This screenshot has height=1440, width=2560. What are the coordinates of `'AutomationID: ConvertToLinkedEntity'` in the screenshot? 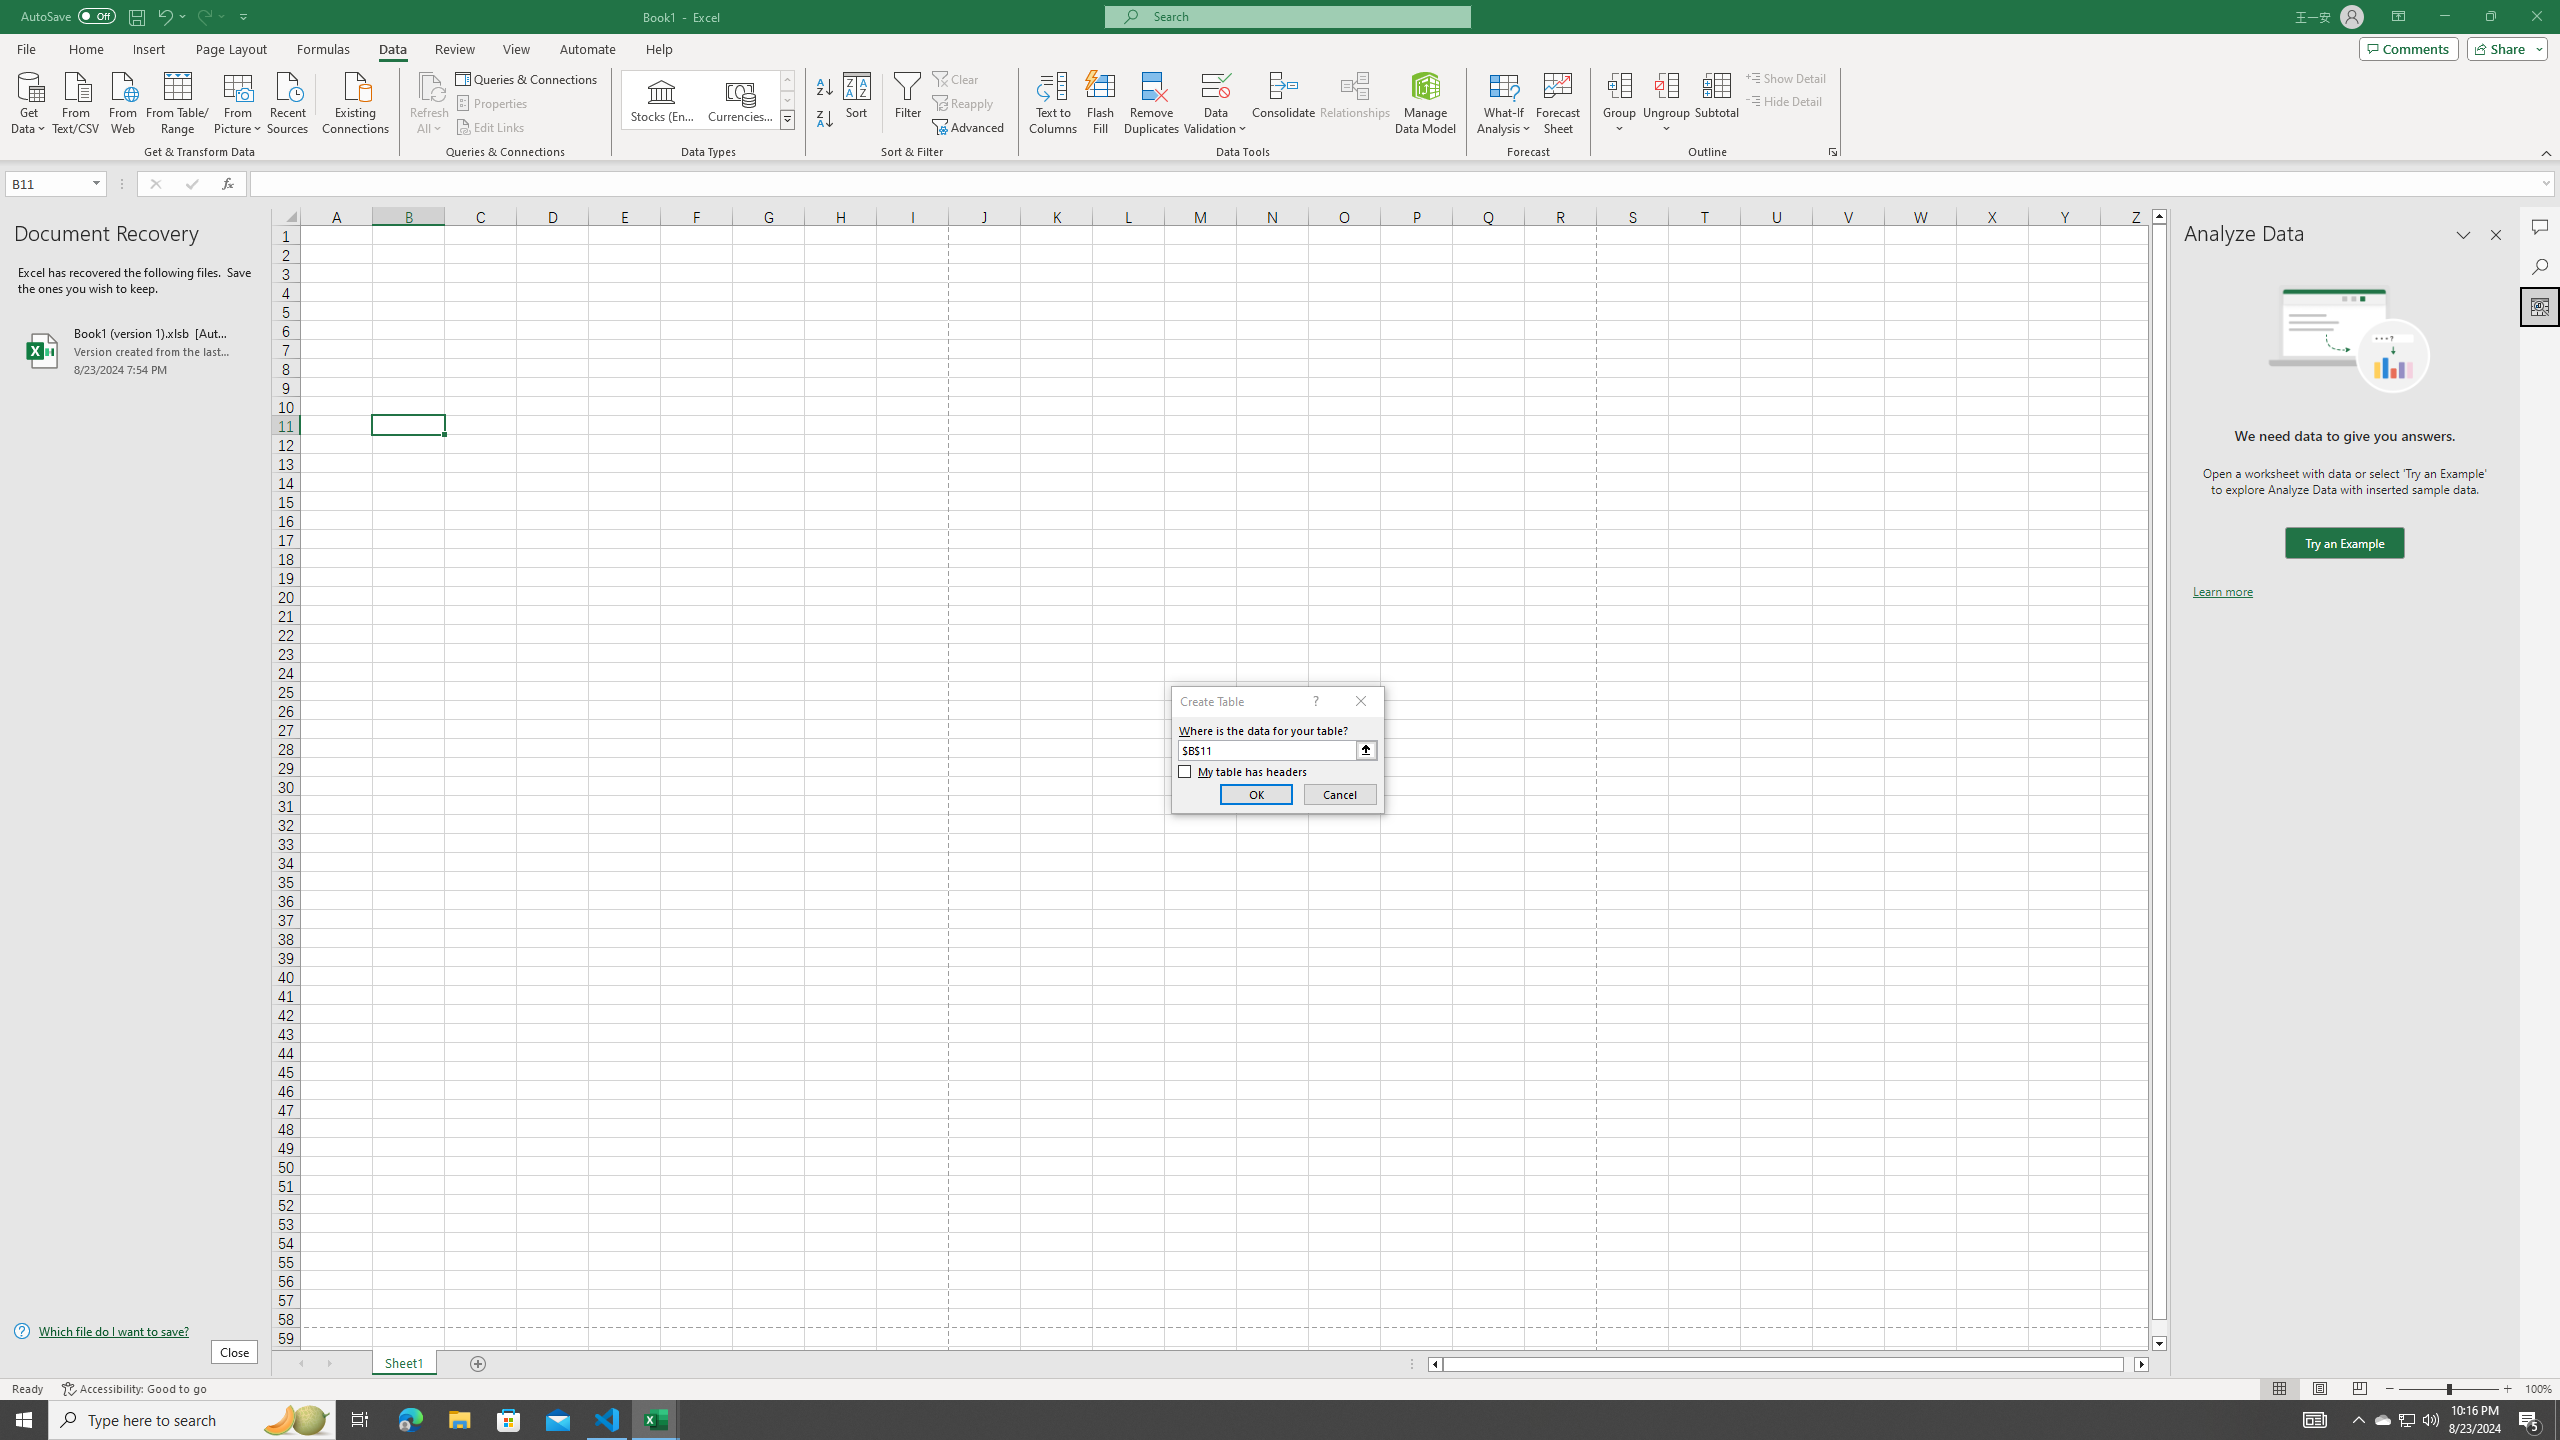 It's located at (709, 99).